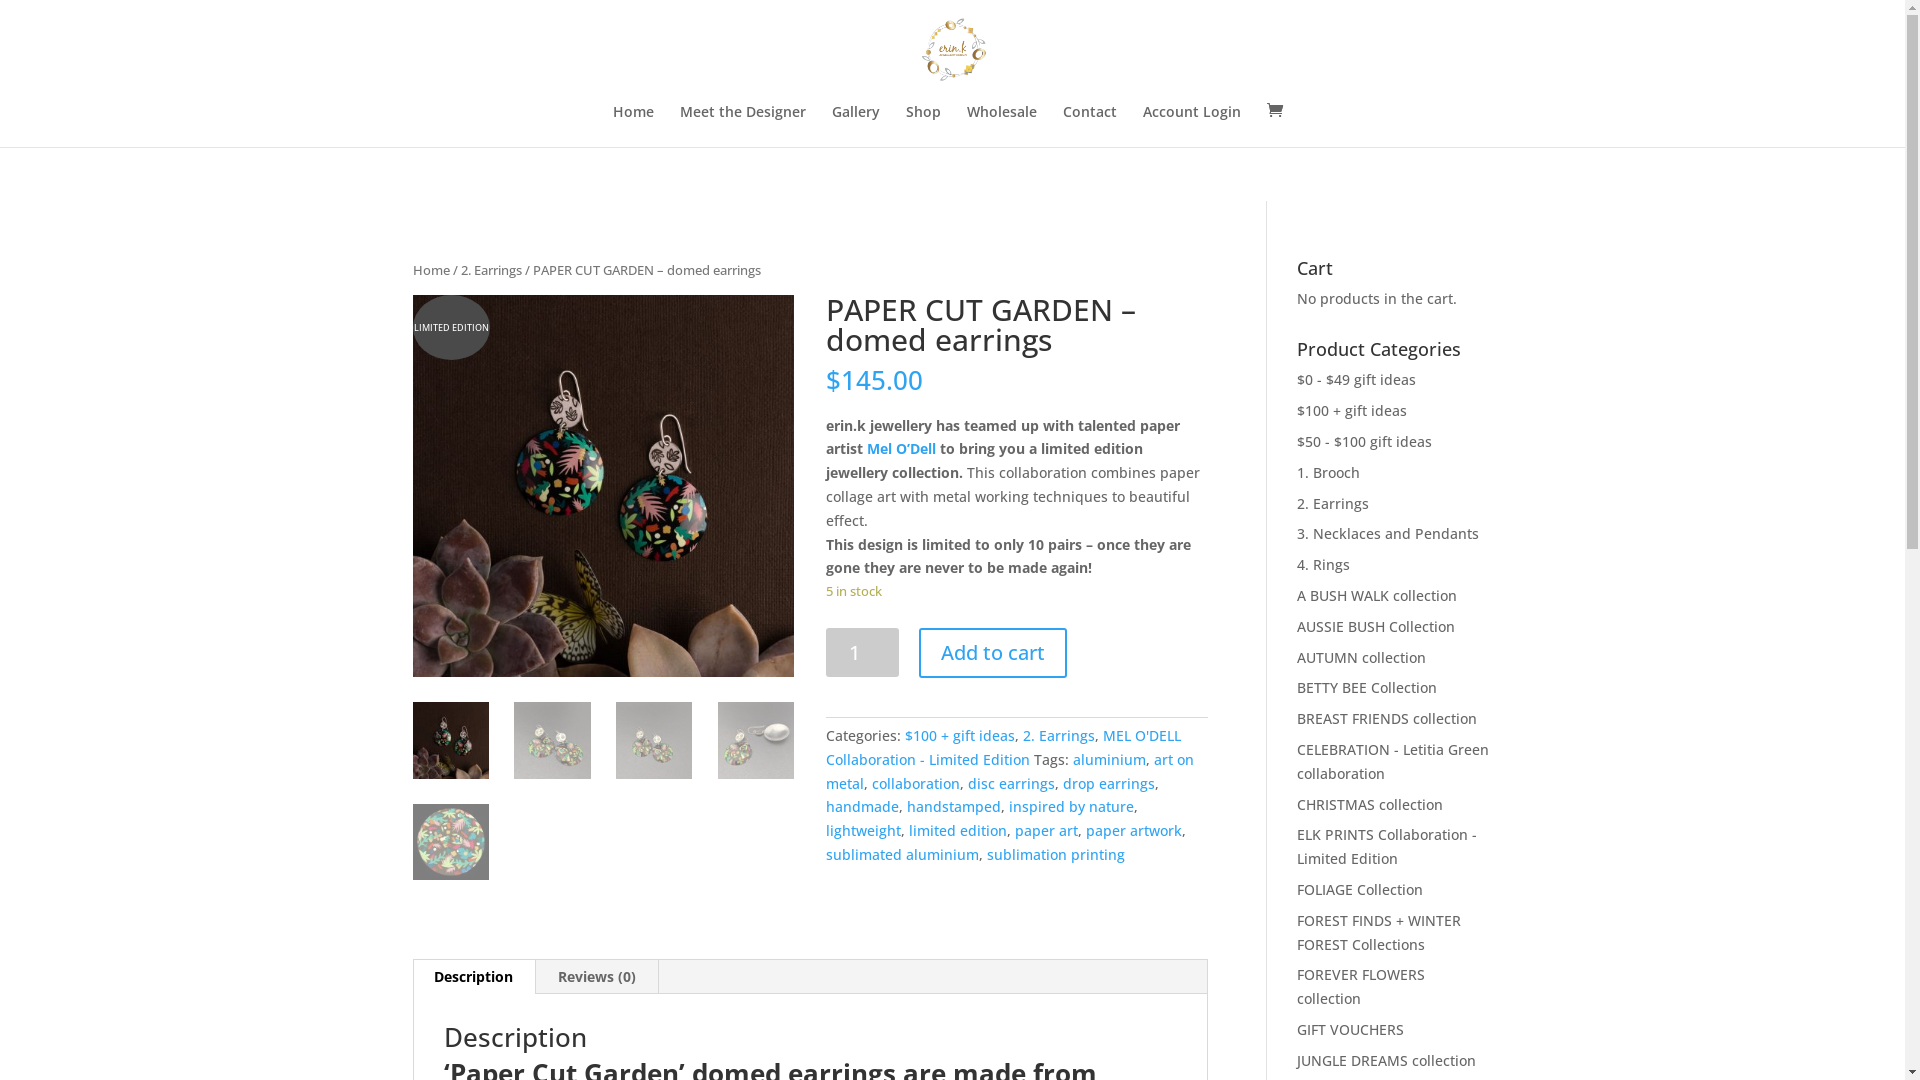 This screenshot has width=1920, height=1080. Describe the element at coordinates (1386, 532) in the screenshot. I see `'3. Necklaces and Pendants'` at that location.